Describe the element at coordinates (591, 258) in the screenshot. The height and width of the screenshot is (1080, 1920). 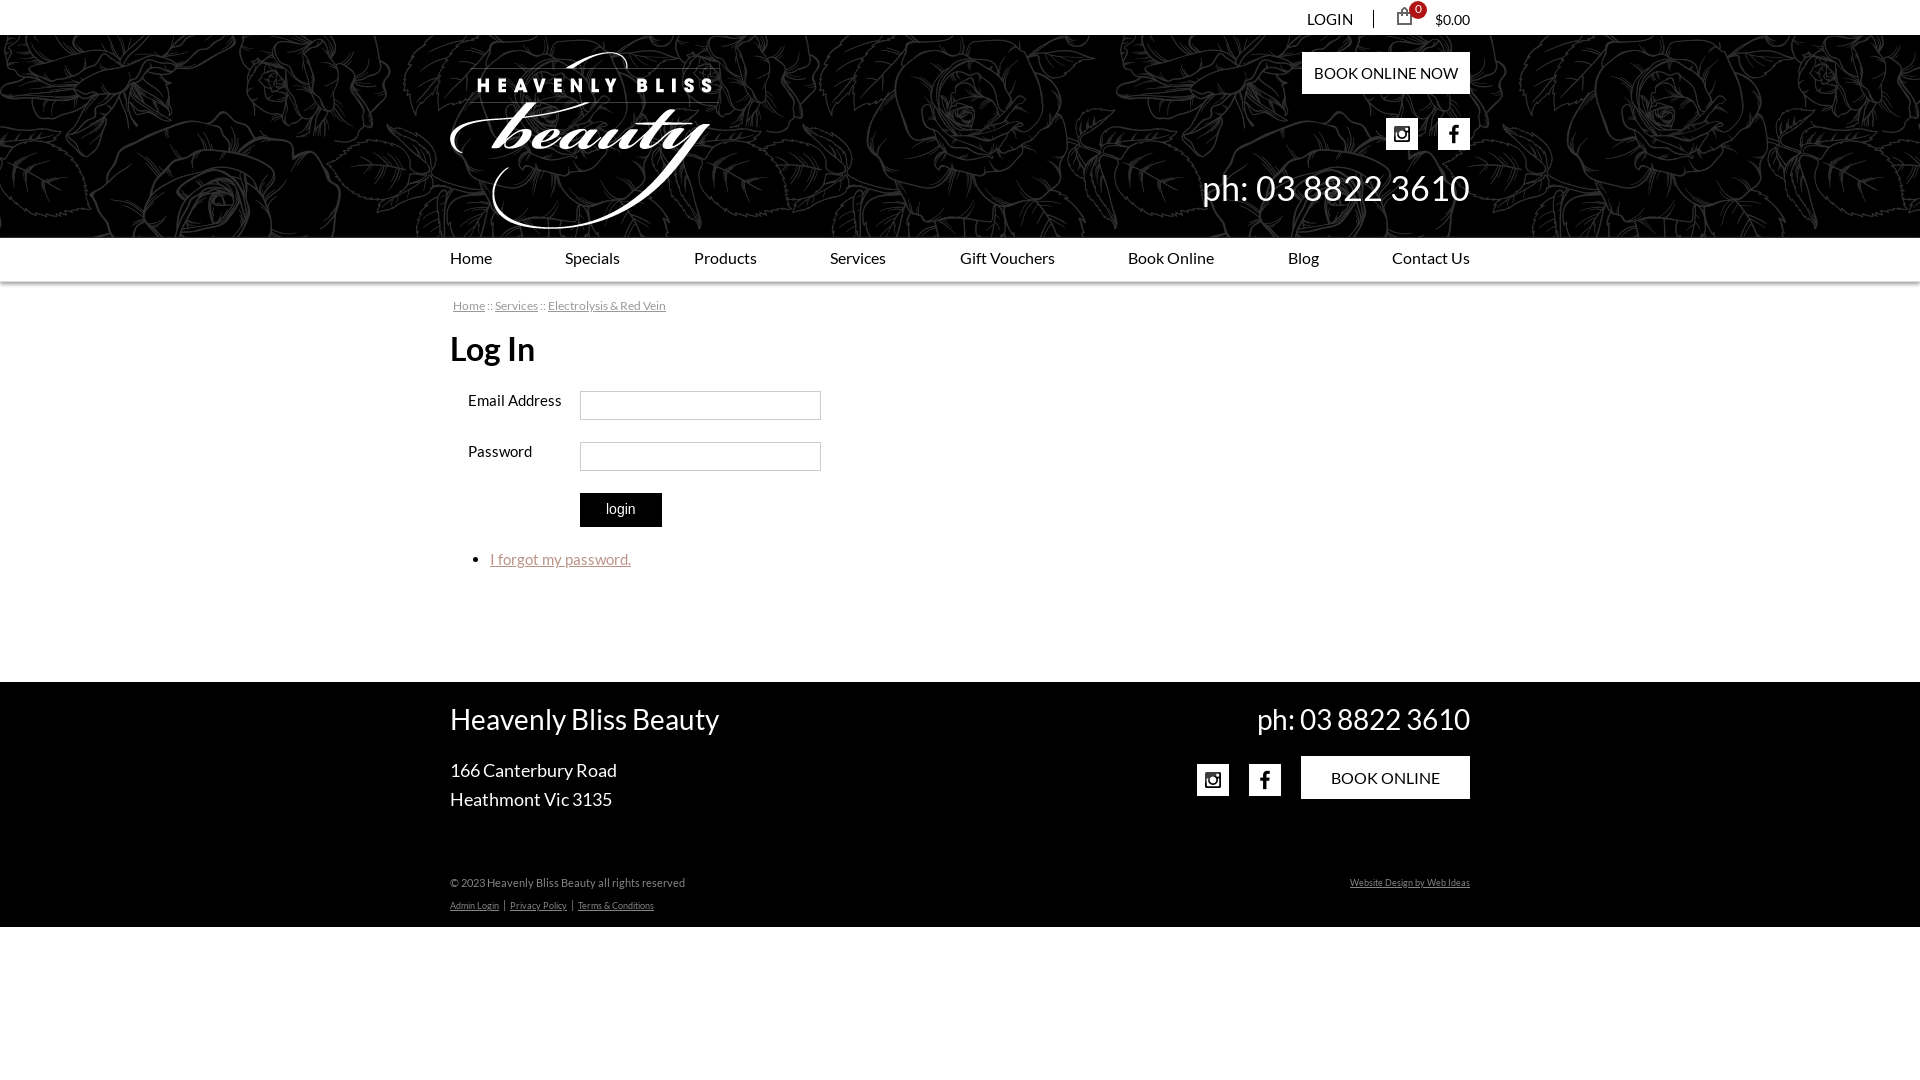
I see `'Specials'` at that location.